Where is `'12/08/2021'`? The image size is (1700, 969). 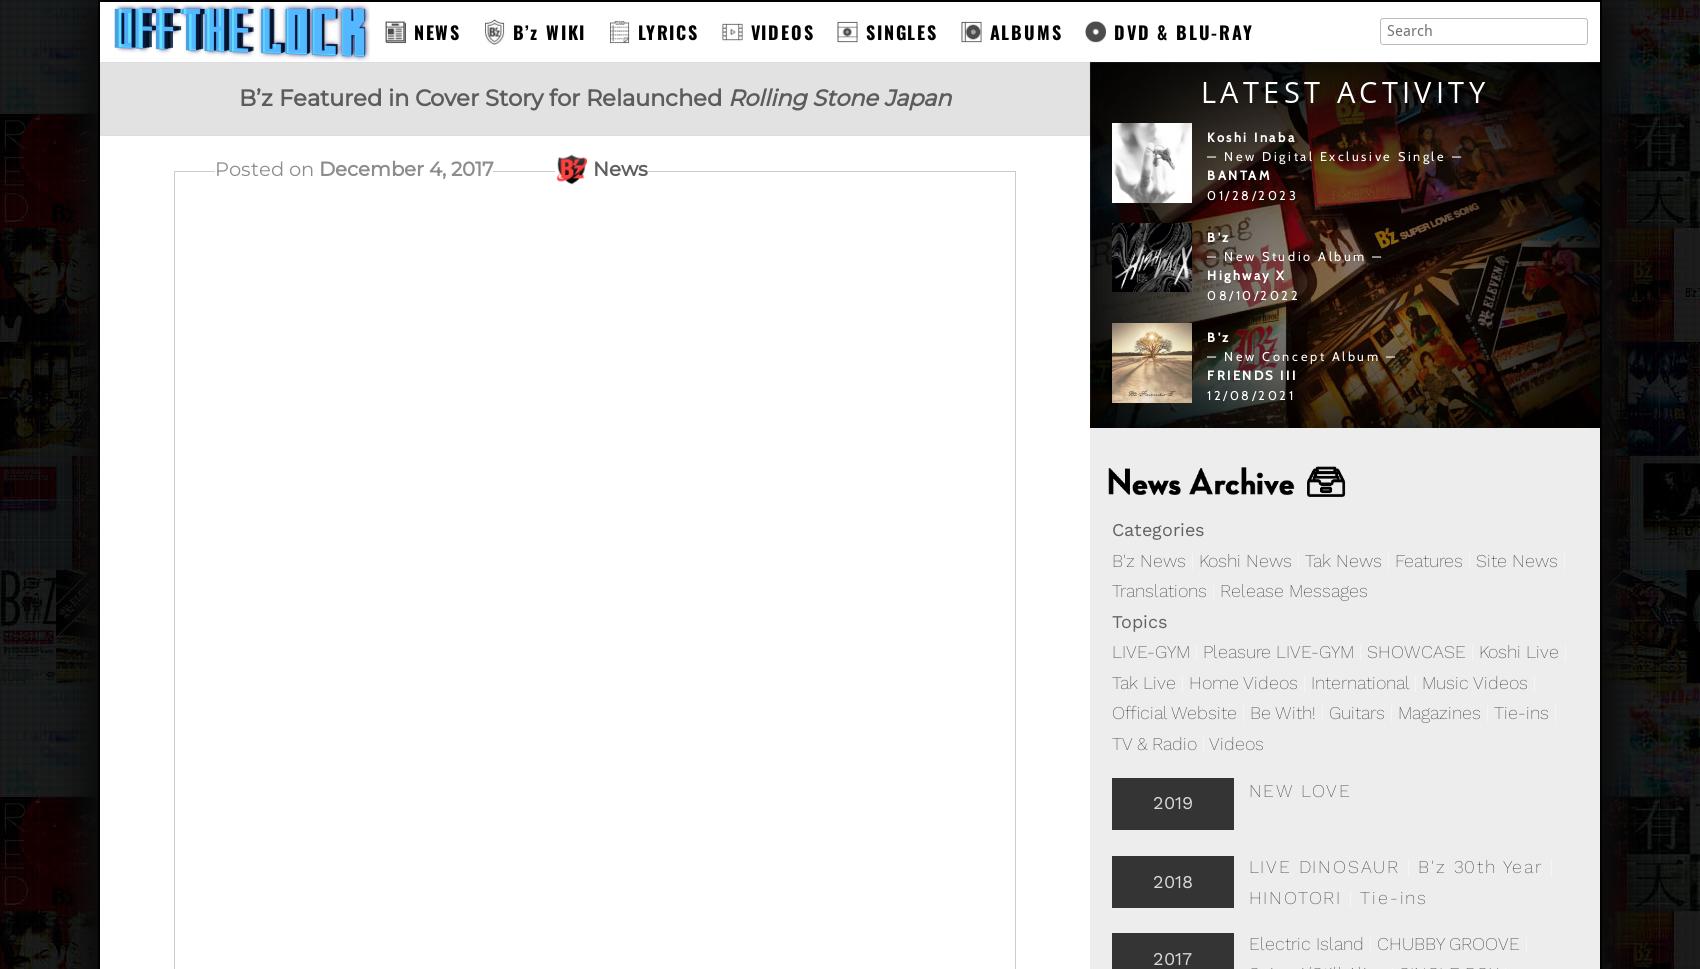
'12/08/2021' is located at coordinates (1206, 394).